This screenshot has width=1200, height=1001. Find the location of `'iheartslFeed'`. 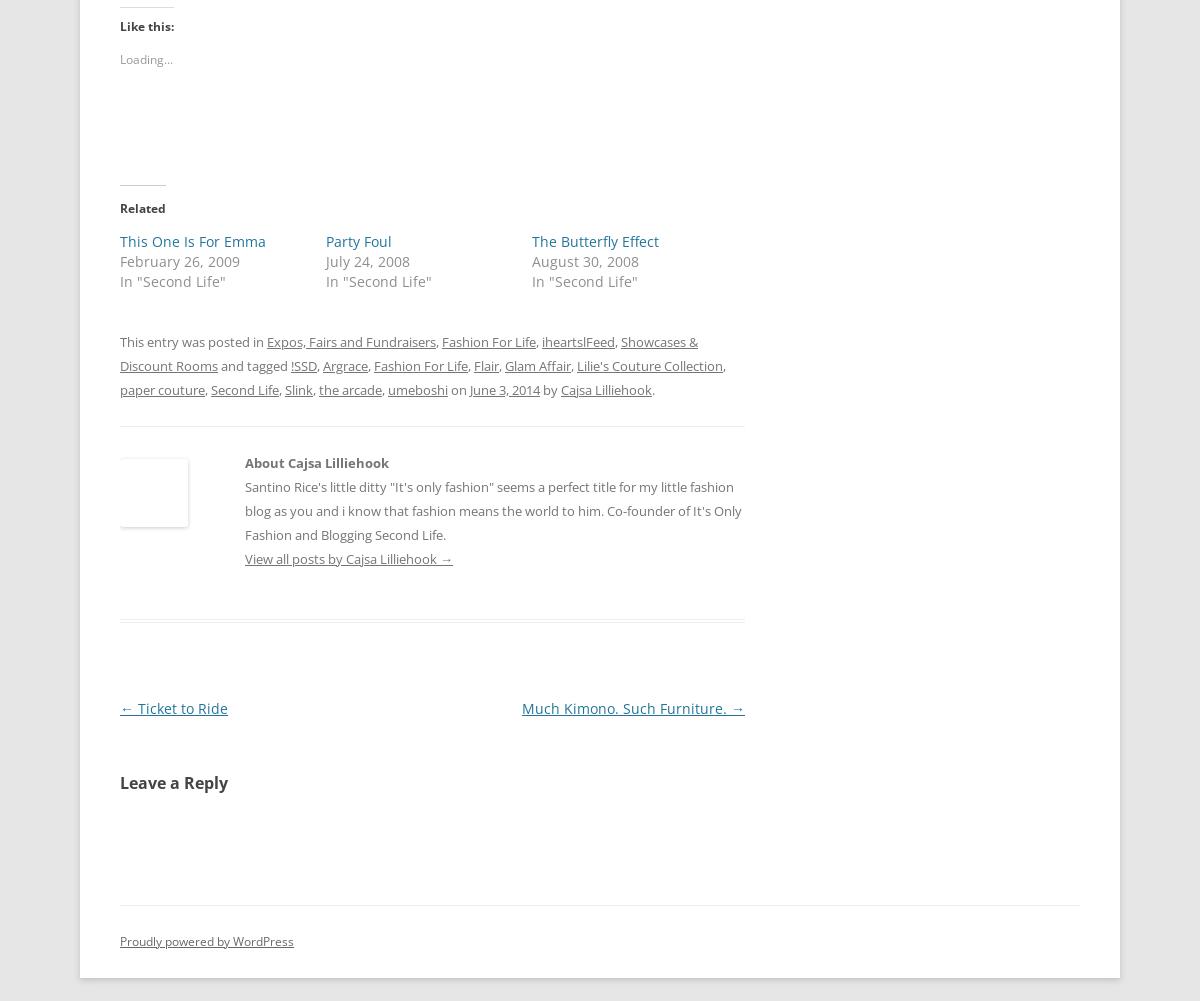

'iheartslFeed' is located at coordinates (577, 341).